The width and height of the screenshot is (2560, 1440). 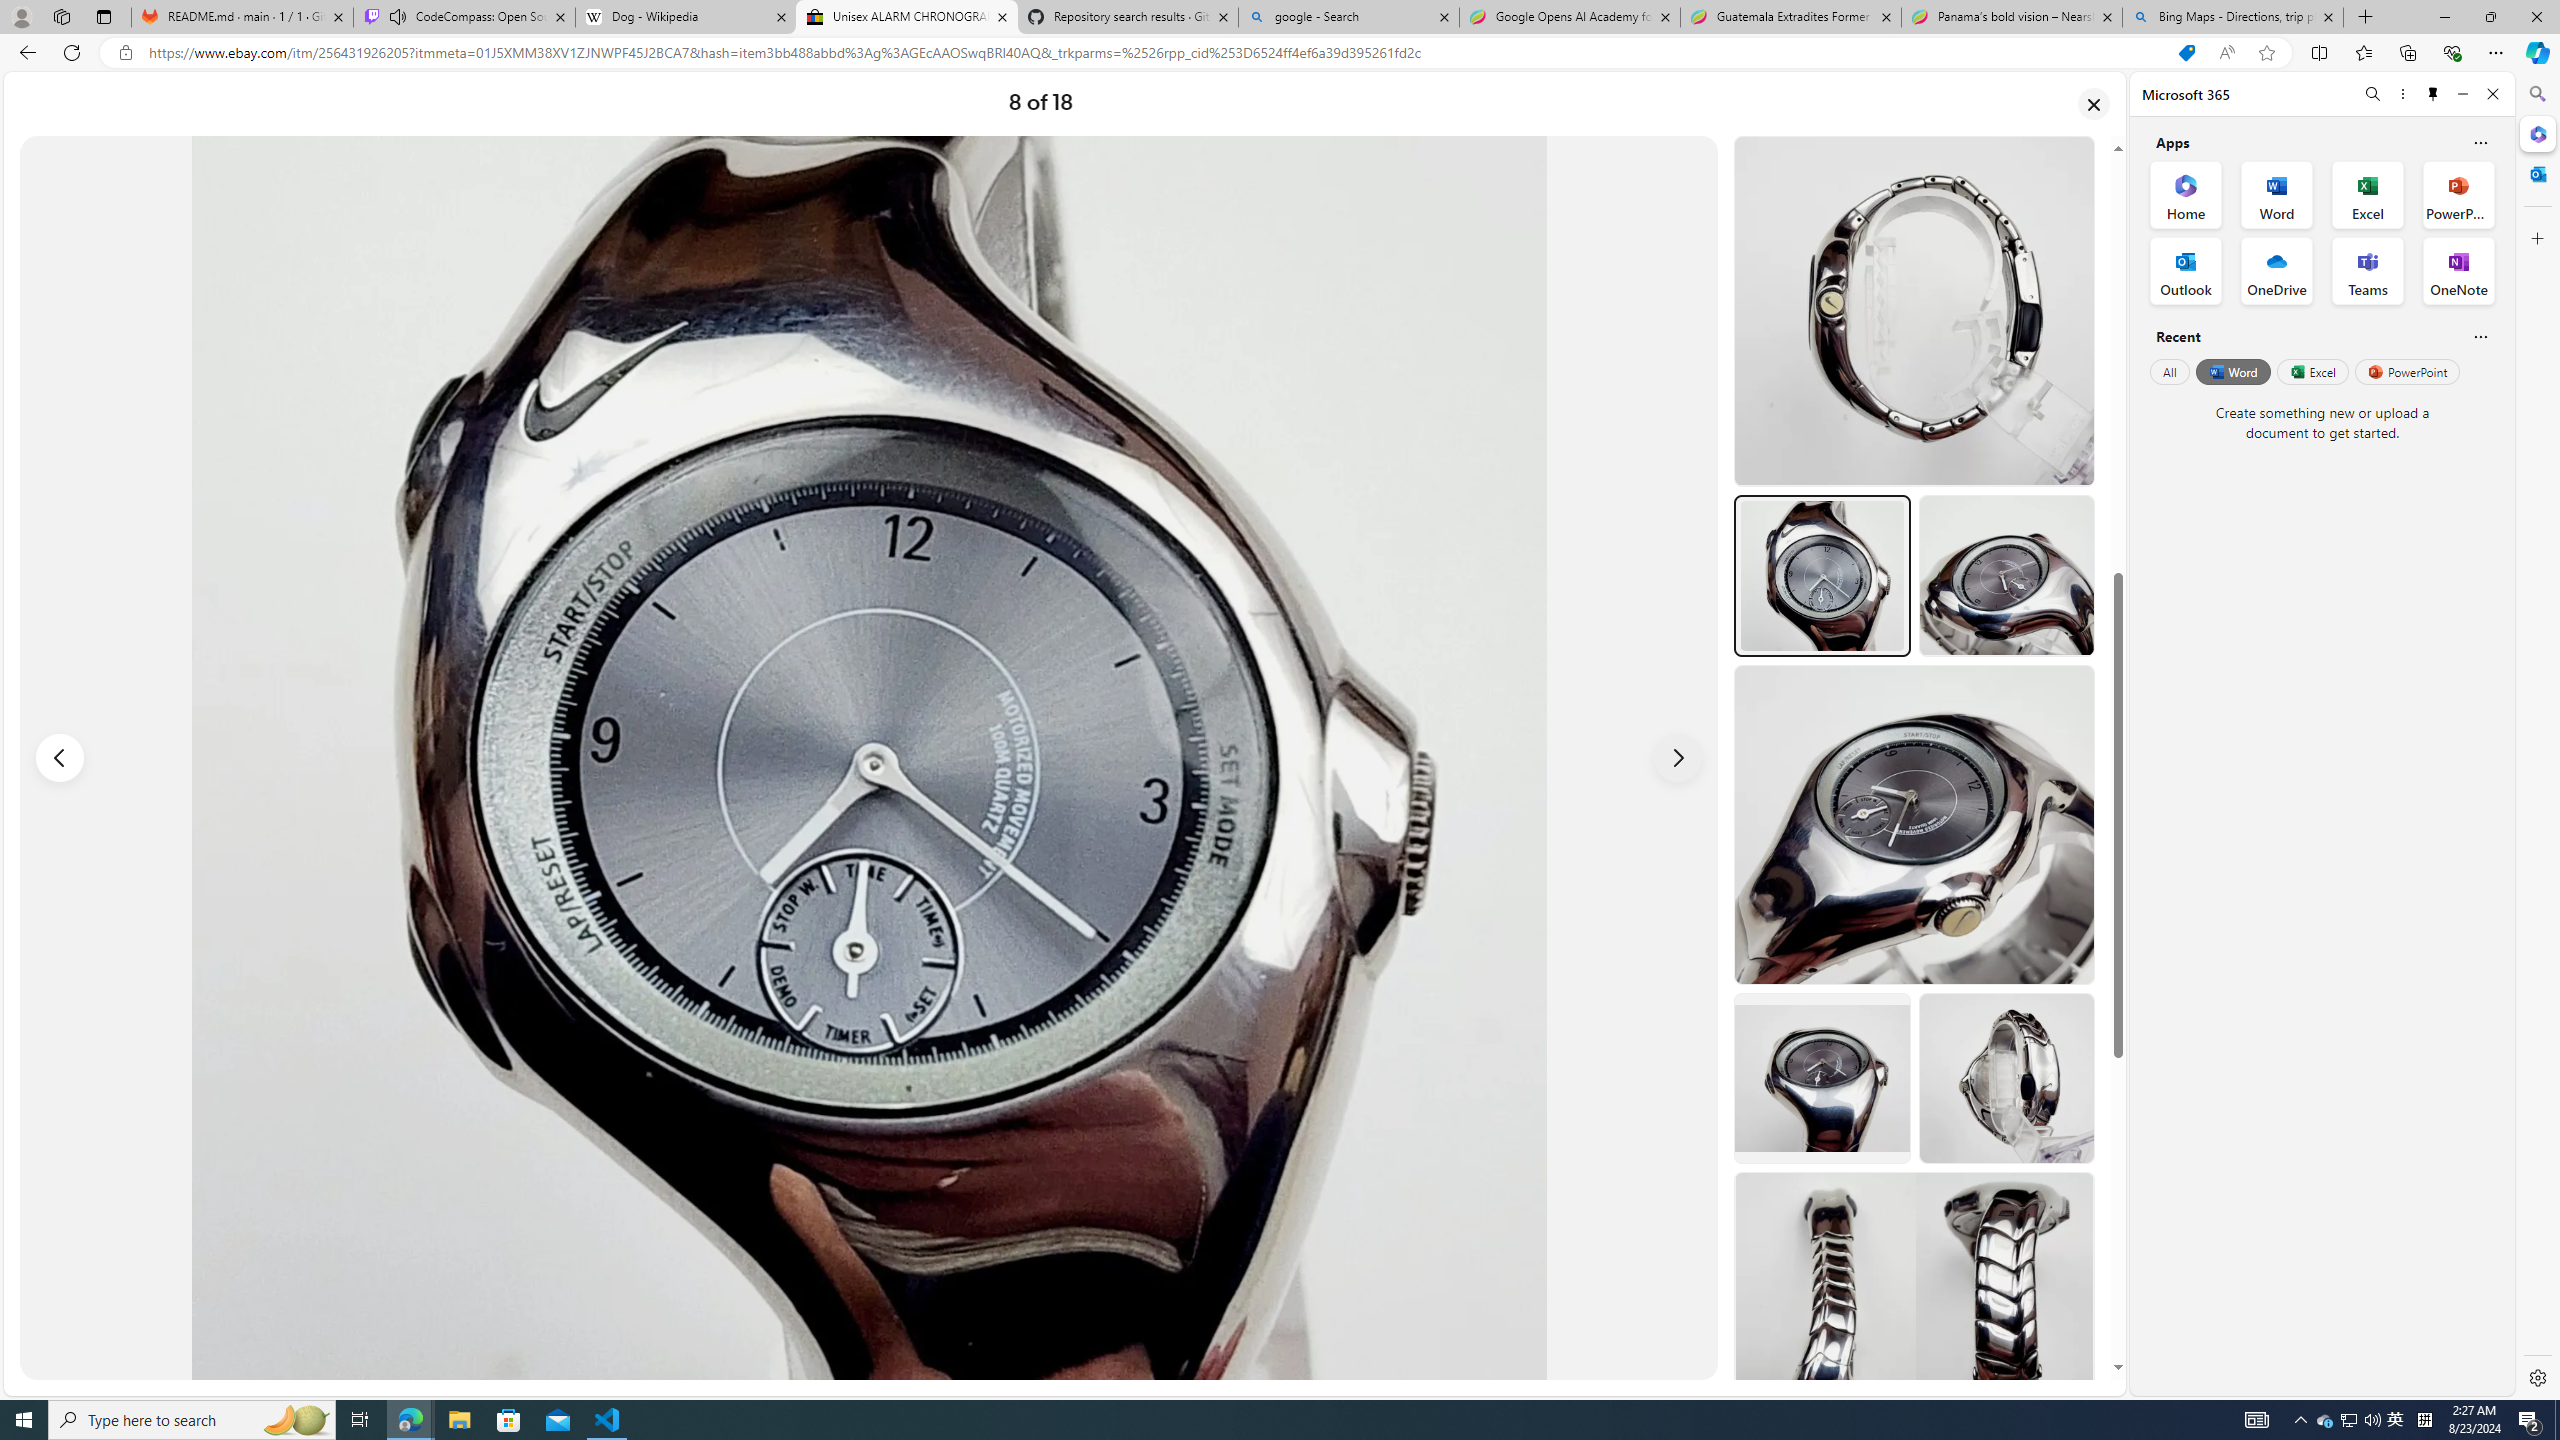 What do you see at coordinates (2368, 271) in the screenshot?
I see `'Teams Office App'` at bounding box center [2368, 271].